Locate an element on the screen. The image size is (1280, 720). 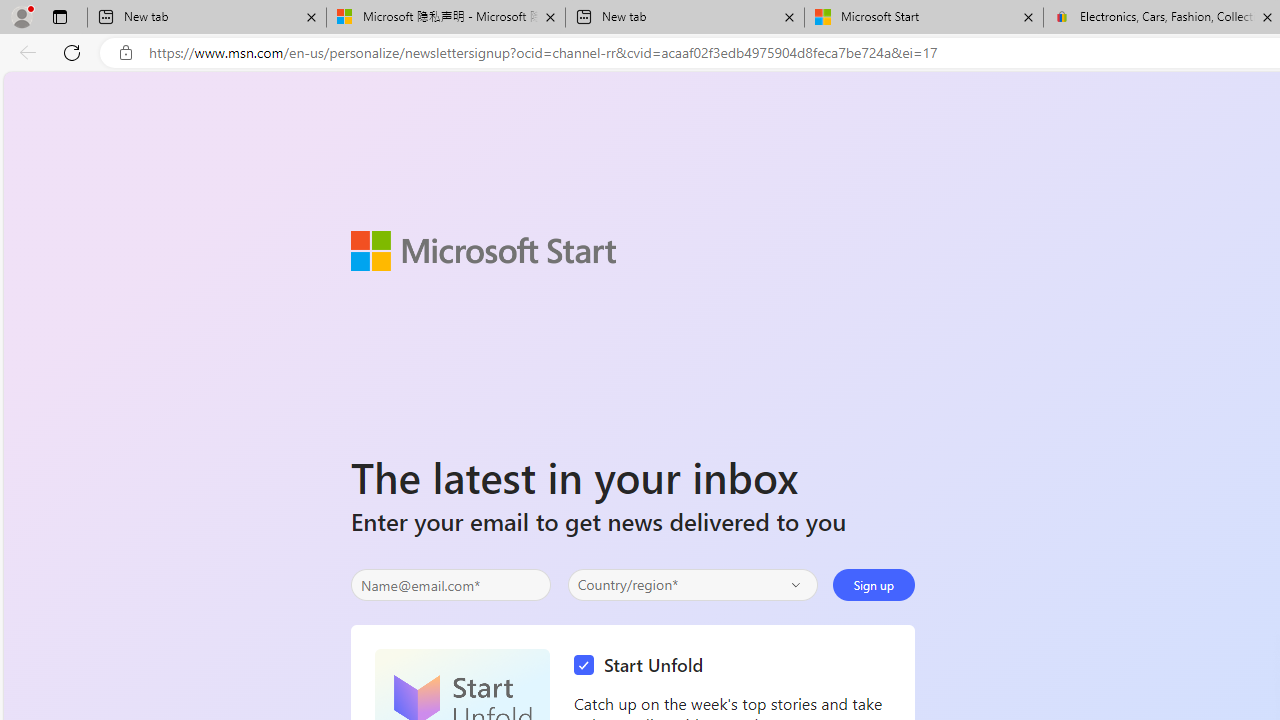
'Enter your email' is located at coordinates (449, 585).